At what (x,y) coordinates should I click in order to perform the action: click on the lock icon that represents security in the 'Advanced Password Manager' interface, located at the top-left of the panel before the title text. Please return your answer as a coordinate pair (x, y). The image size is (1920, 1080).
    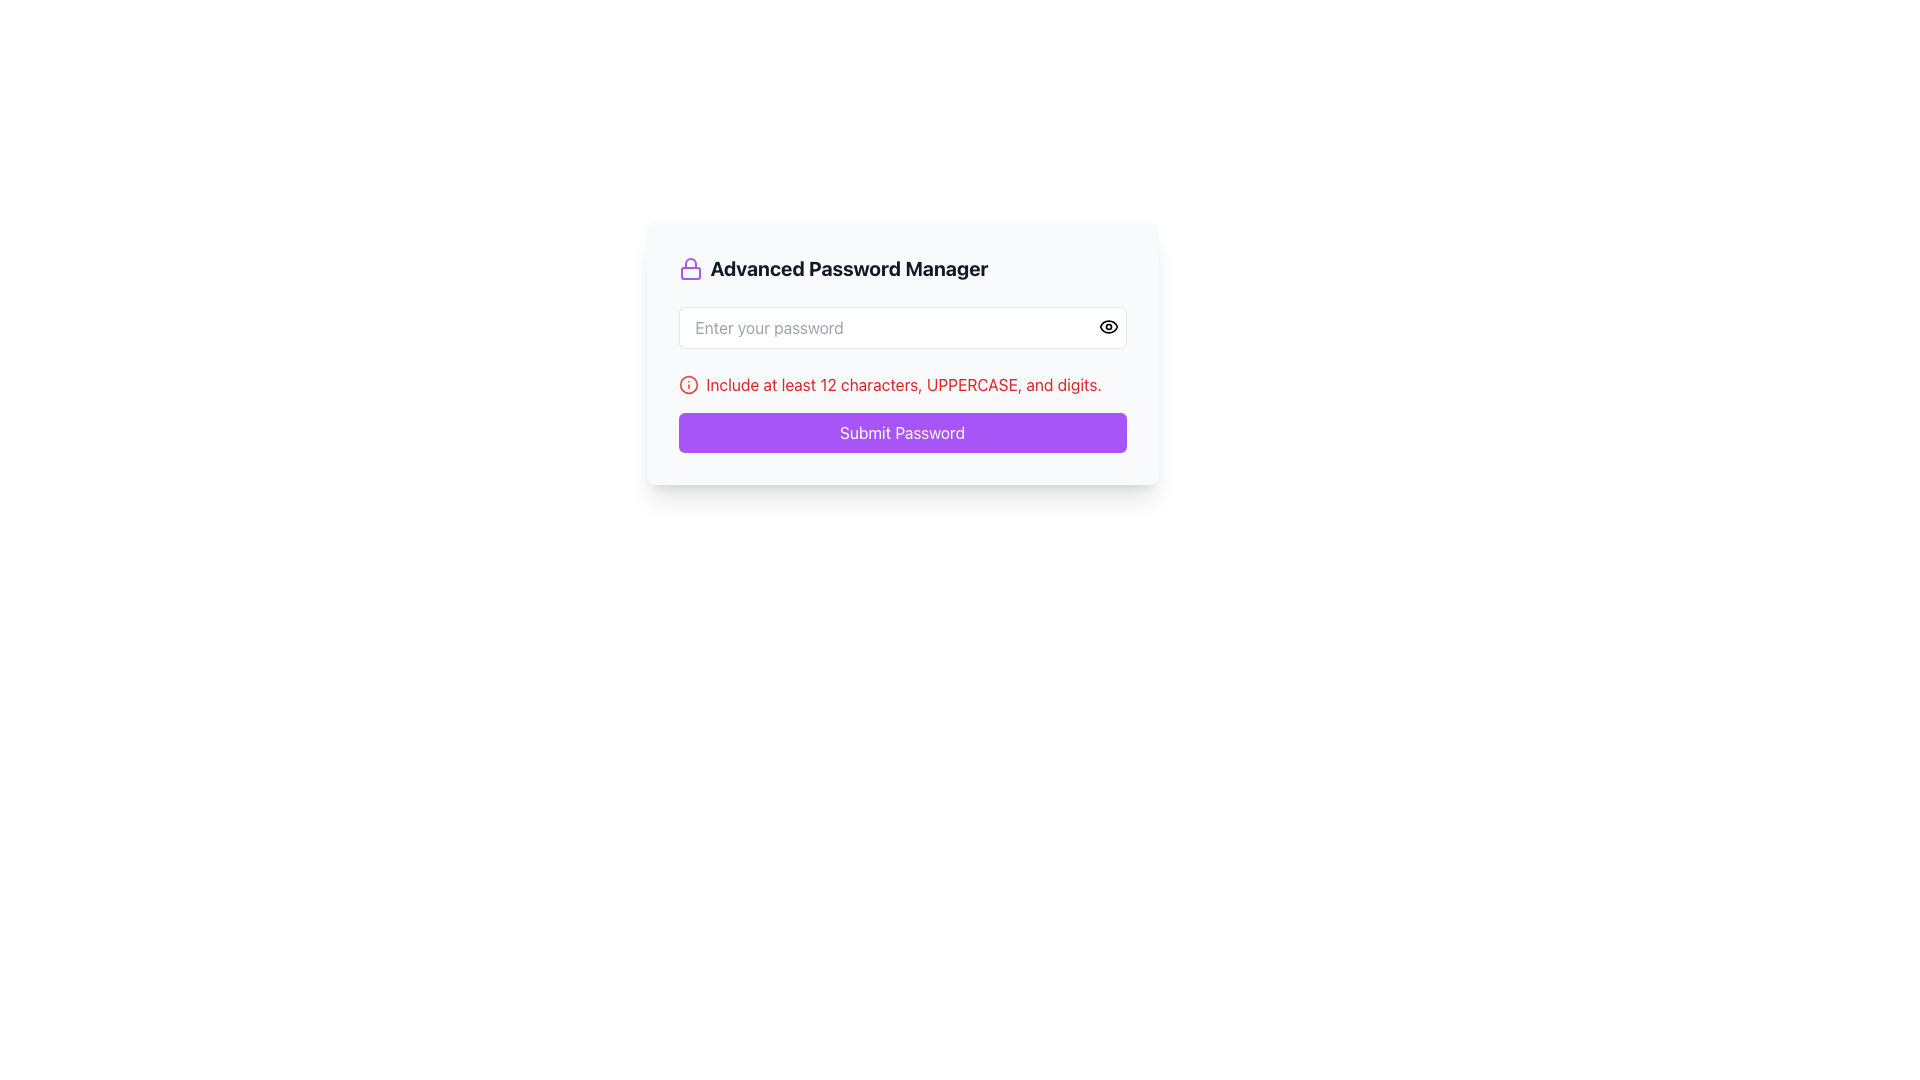
    Looking at the image, I should click on (690, 268).